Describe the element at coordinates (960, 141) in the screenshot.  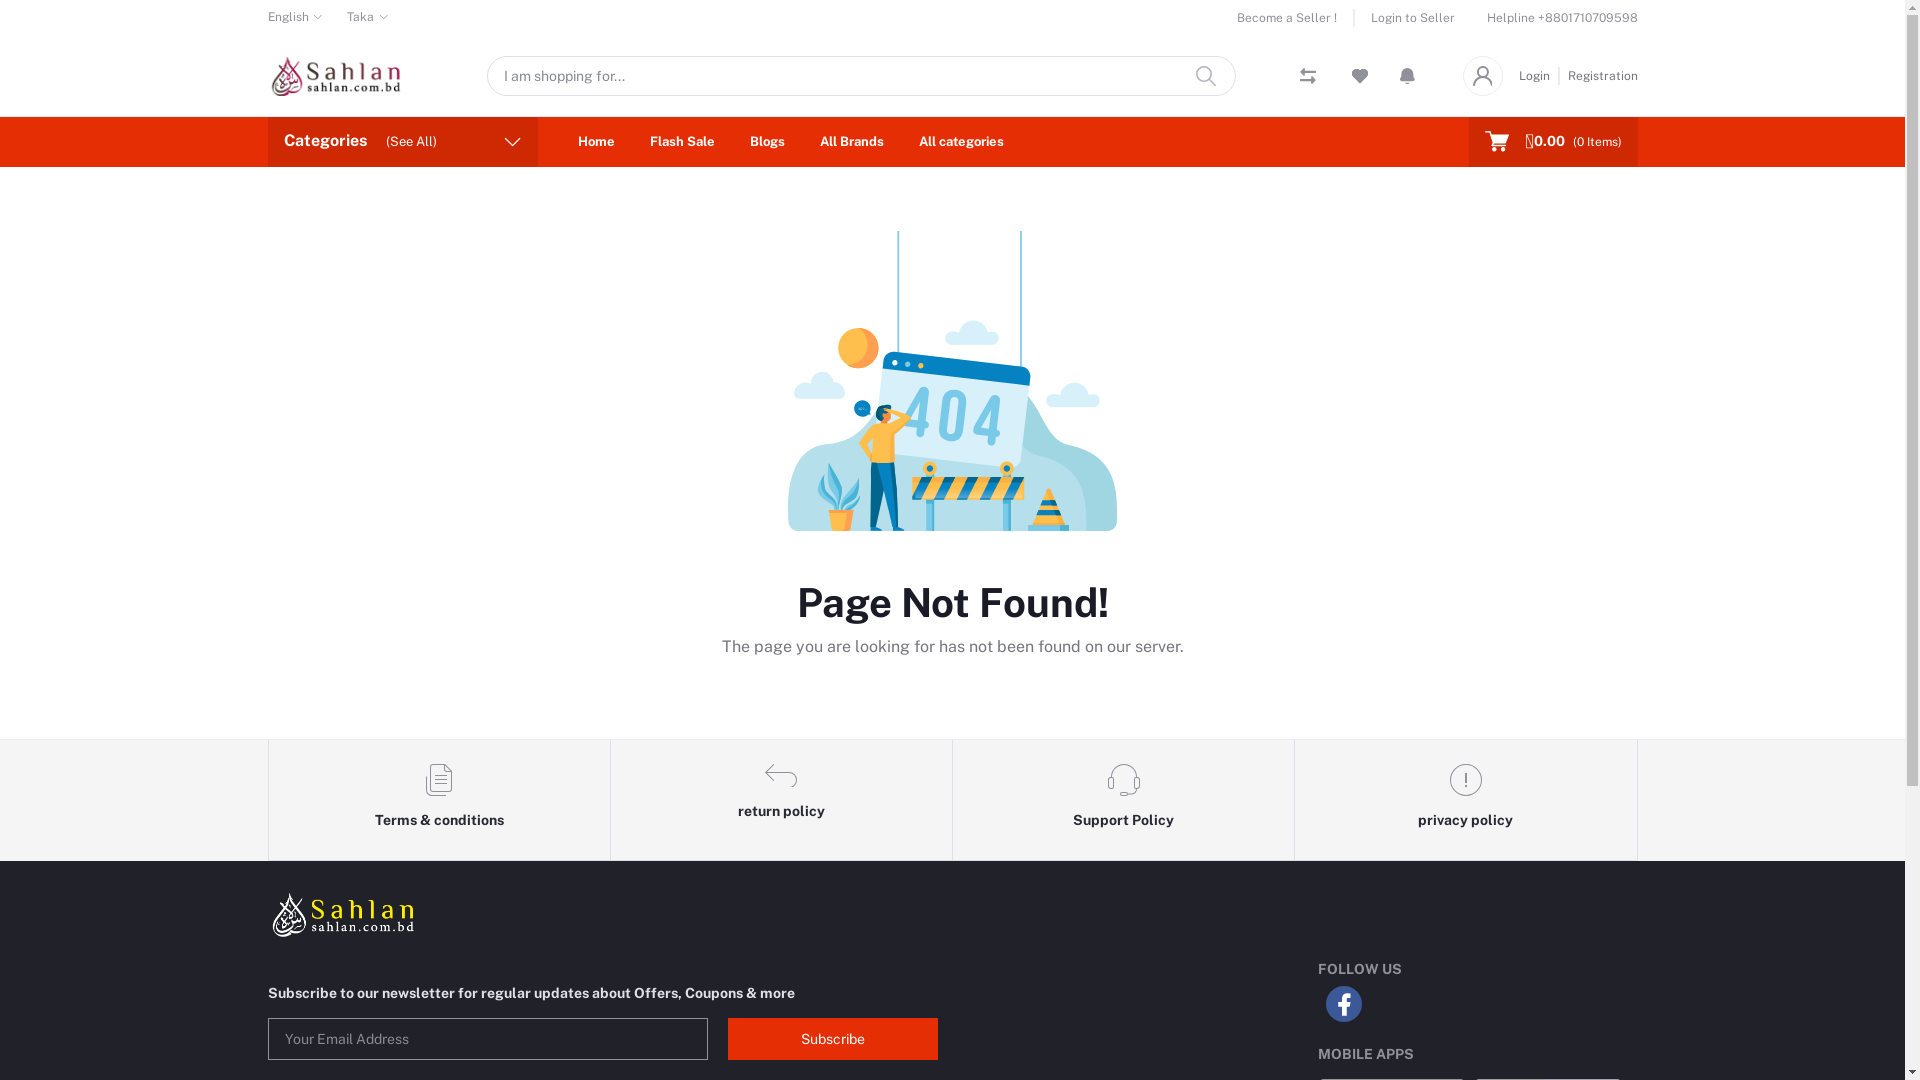
I see `'All categories'` at that location.